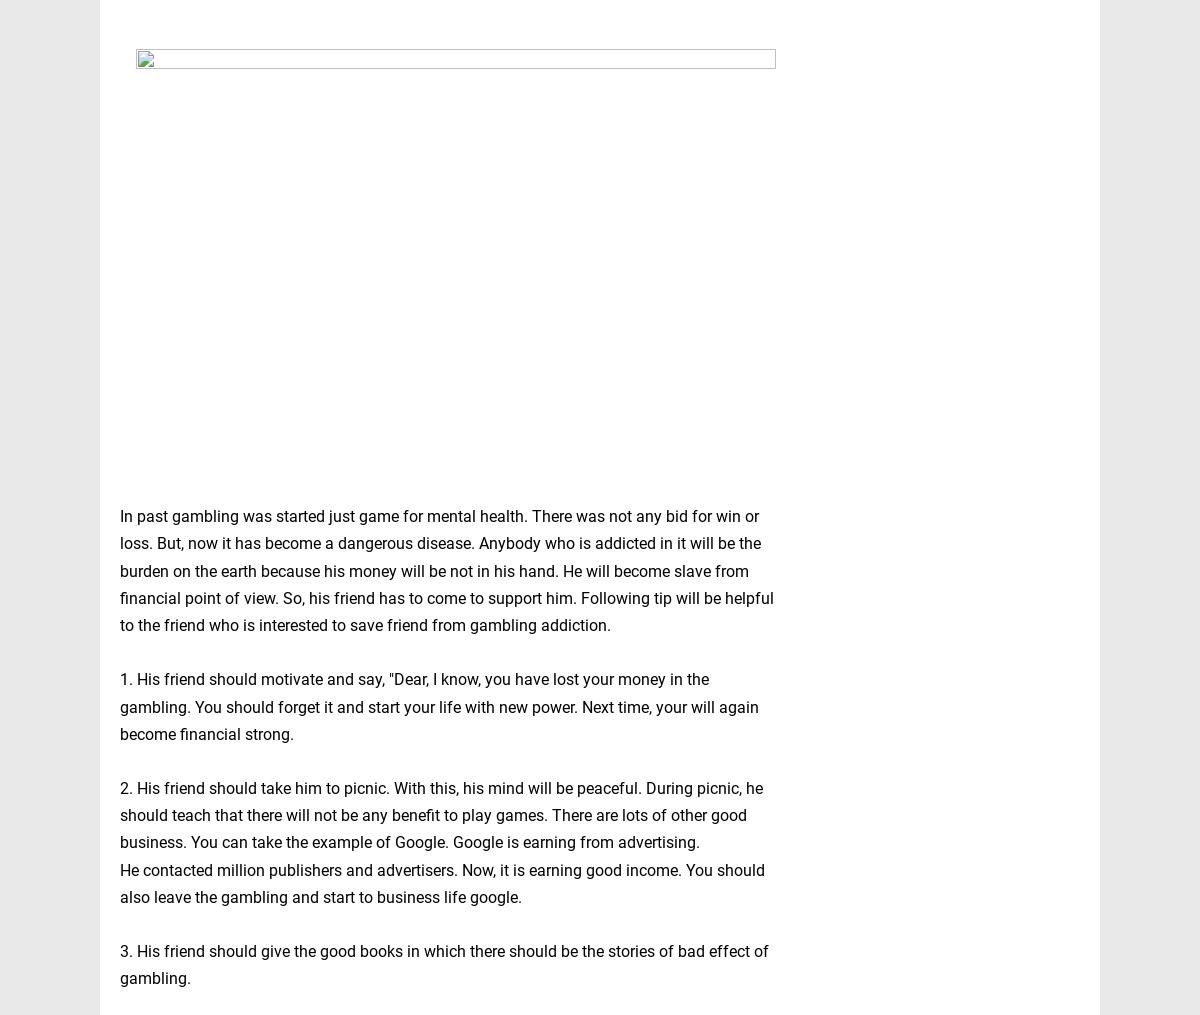 The width and height of the screenshot is (1200, 1015). What do you see at coordinates (442, 842) in the screenshot?
I see `'2. His friend should take him to picnic. With this, his mind will be peaceful. During picnic, he should teach that there will not be any benefit to play games. There are lots of other good business. You can take the example of Google. Google is earning from advertising. He contacted million publishers and advertisers. Now, it is earning good income. You should also leave the gambling and start to business life google.'` at bounding box center [442, 842].